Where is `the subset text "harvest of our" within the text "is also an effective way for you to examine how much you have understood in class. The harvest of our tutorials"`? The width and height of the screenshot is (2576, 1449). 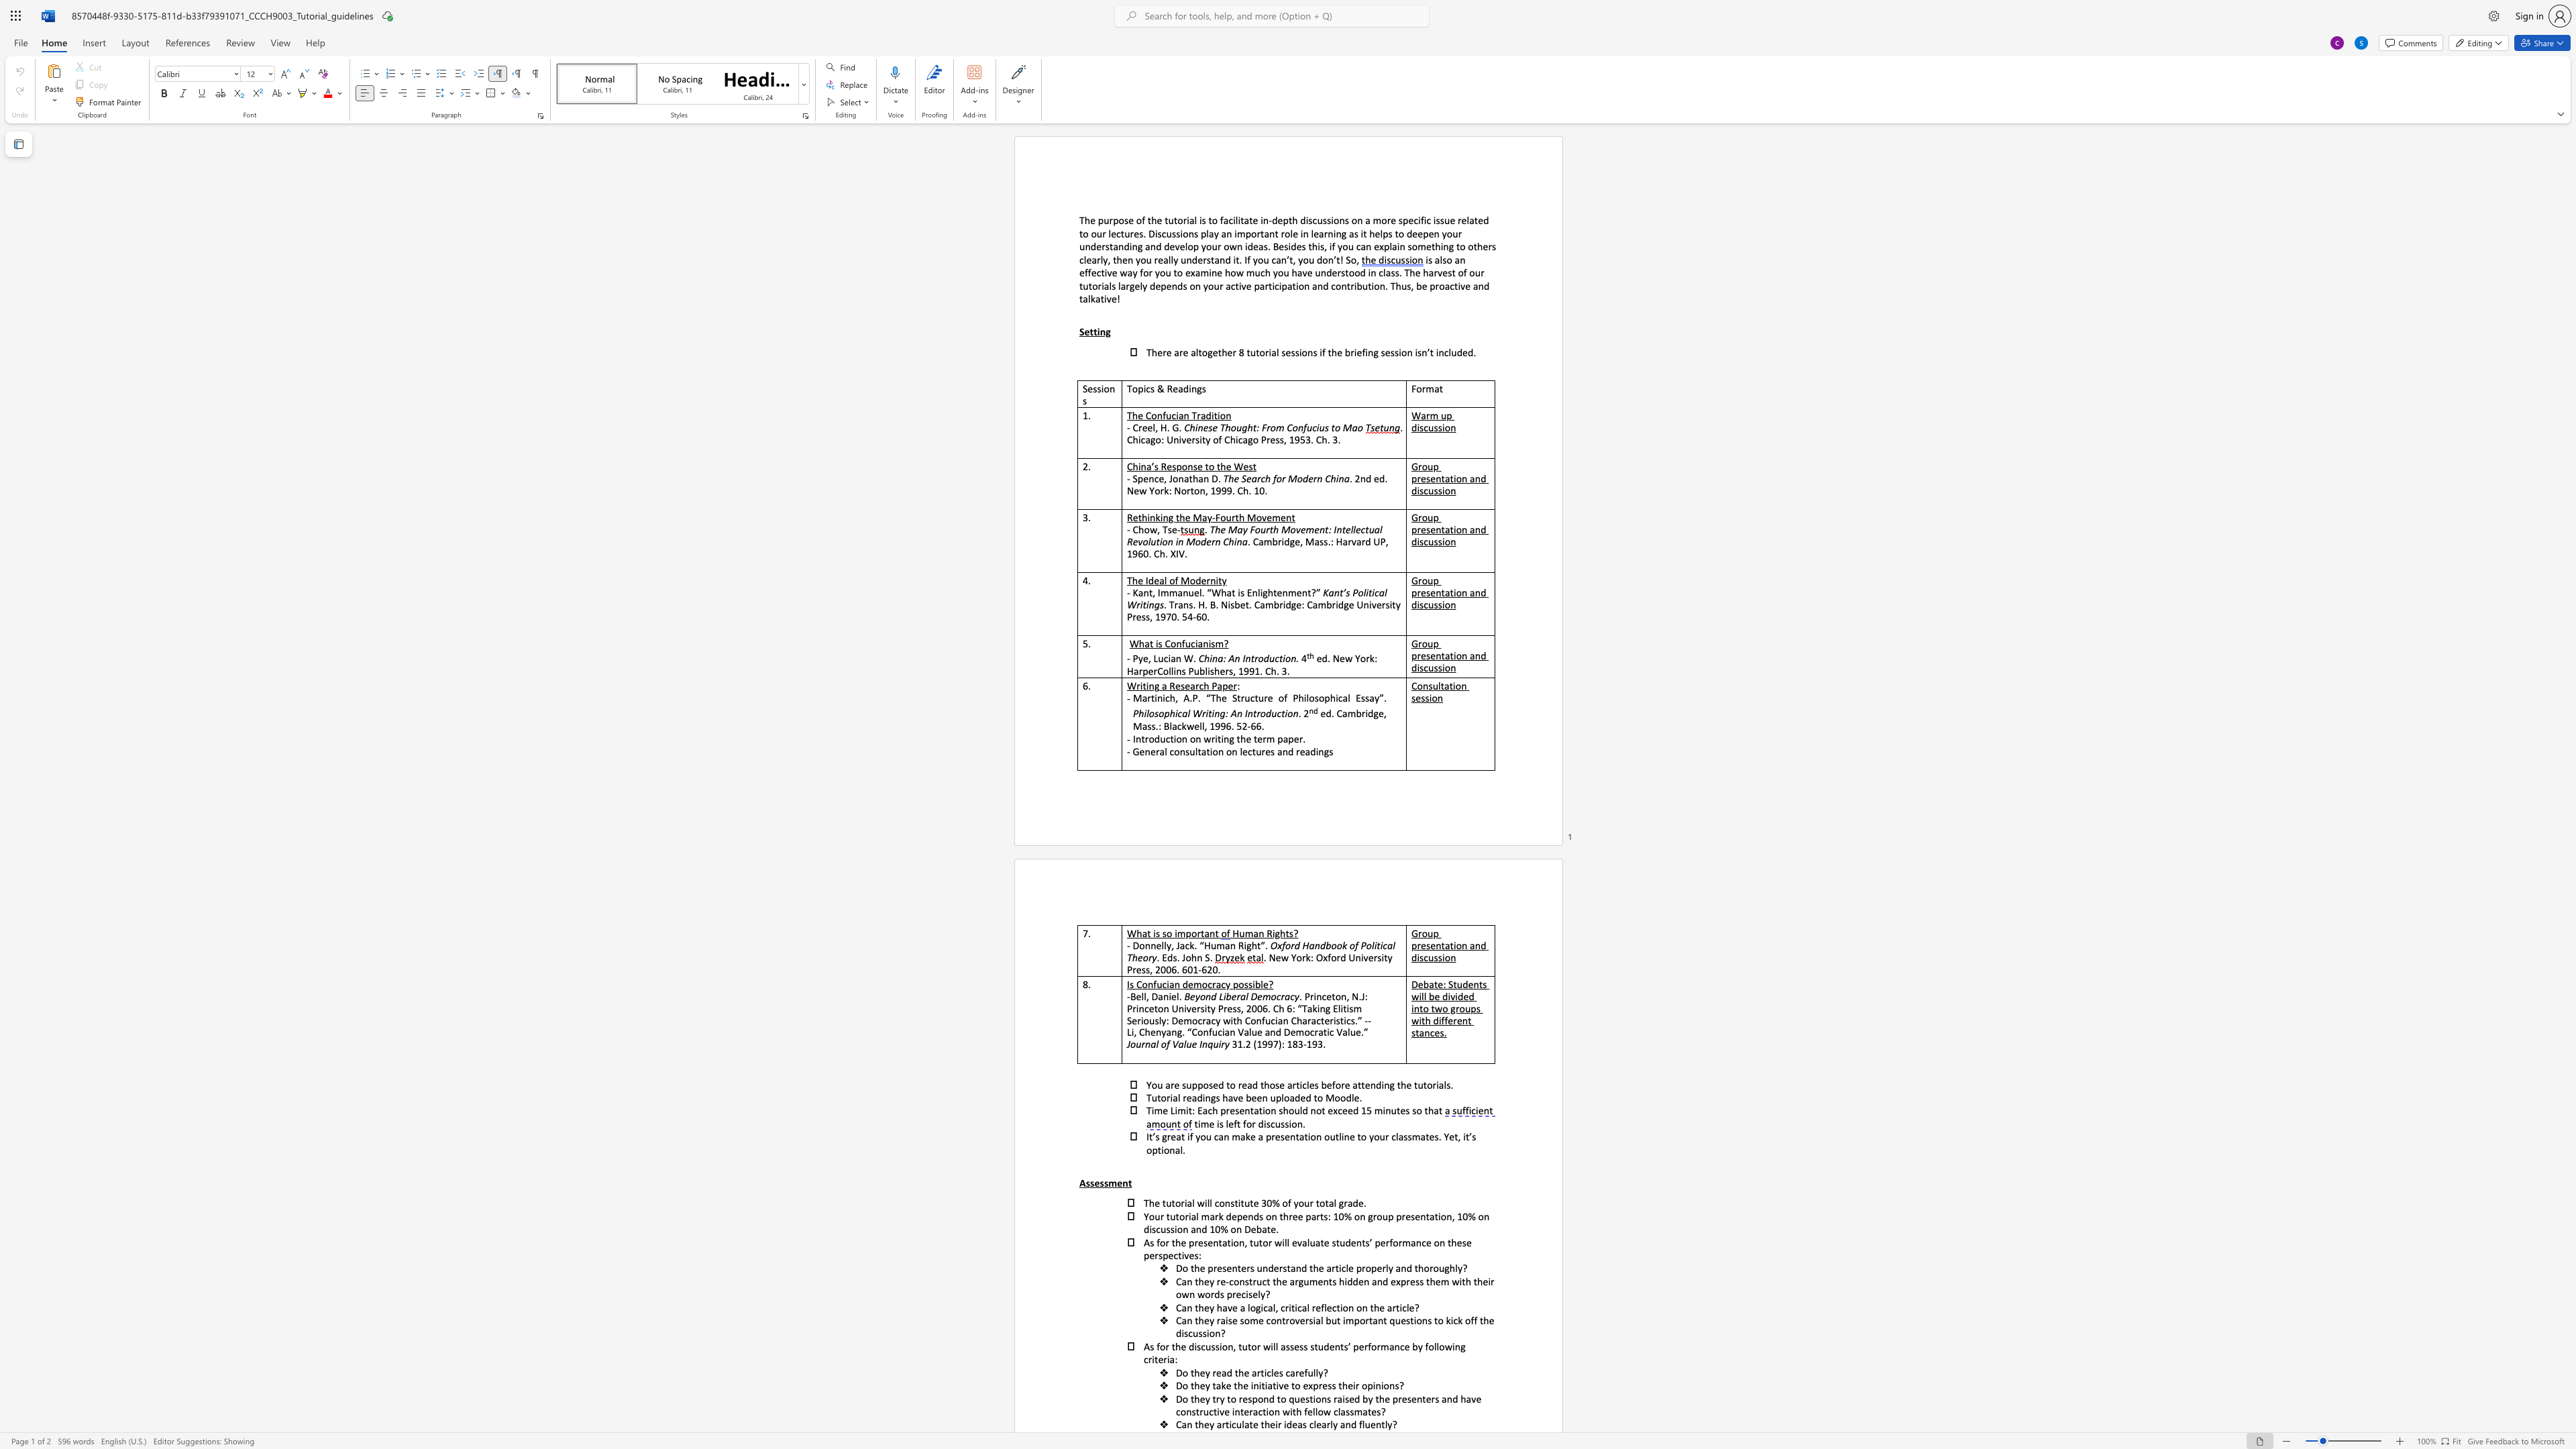
the subset text "harvest of our" within the text "is also an effective way for you to examine how much you have understood in class. The harvest of our tutorials" is located at coordinates (1423, 271).